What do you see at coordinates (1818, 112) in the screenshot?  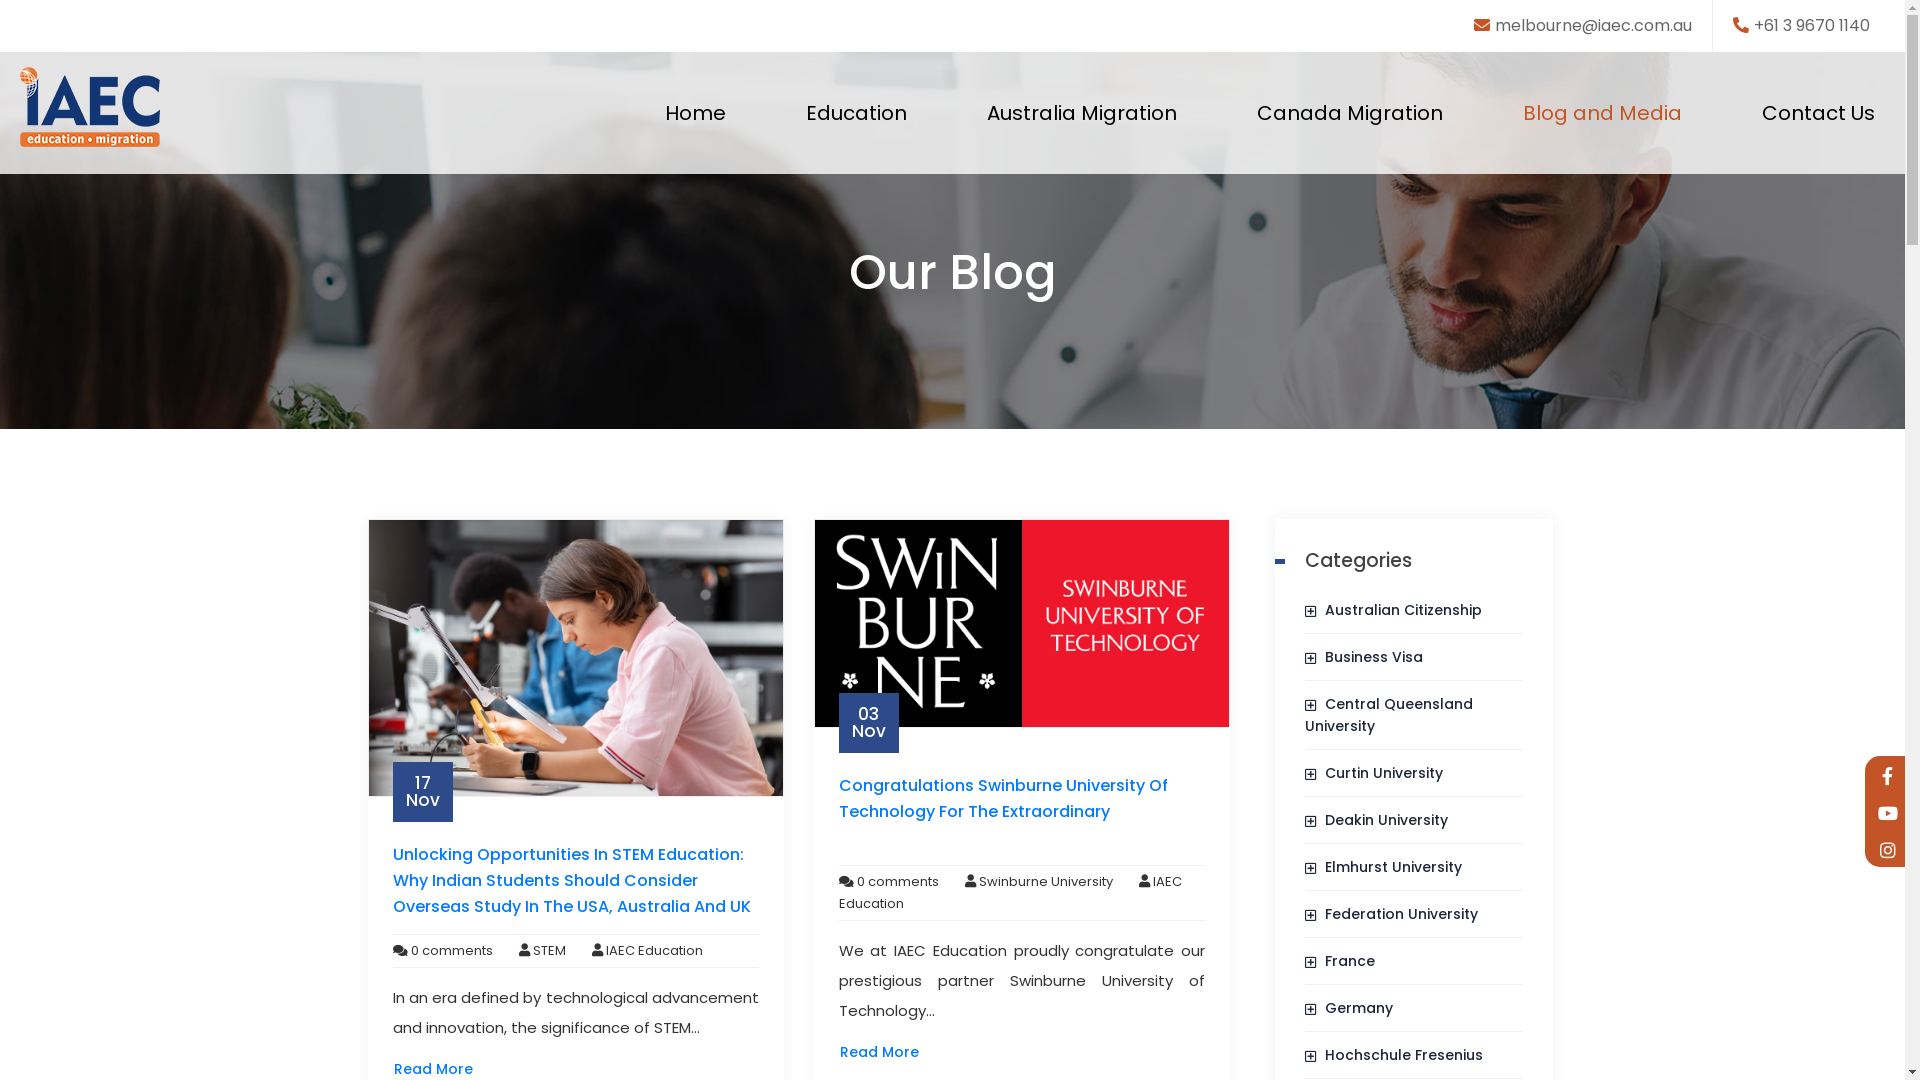 I see `'Contact Us'` at bounding box center [1818, 112].